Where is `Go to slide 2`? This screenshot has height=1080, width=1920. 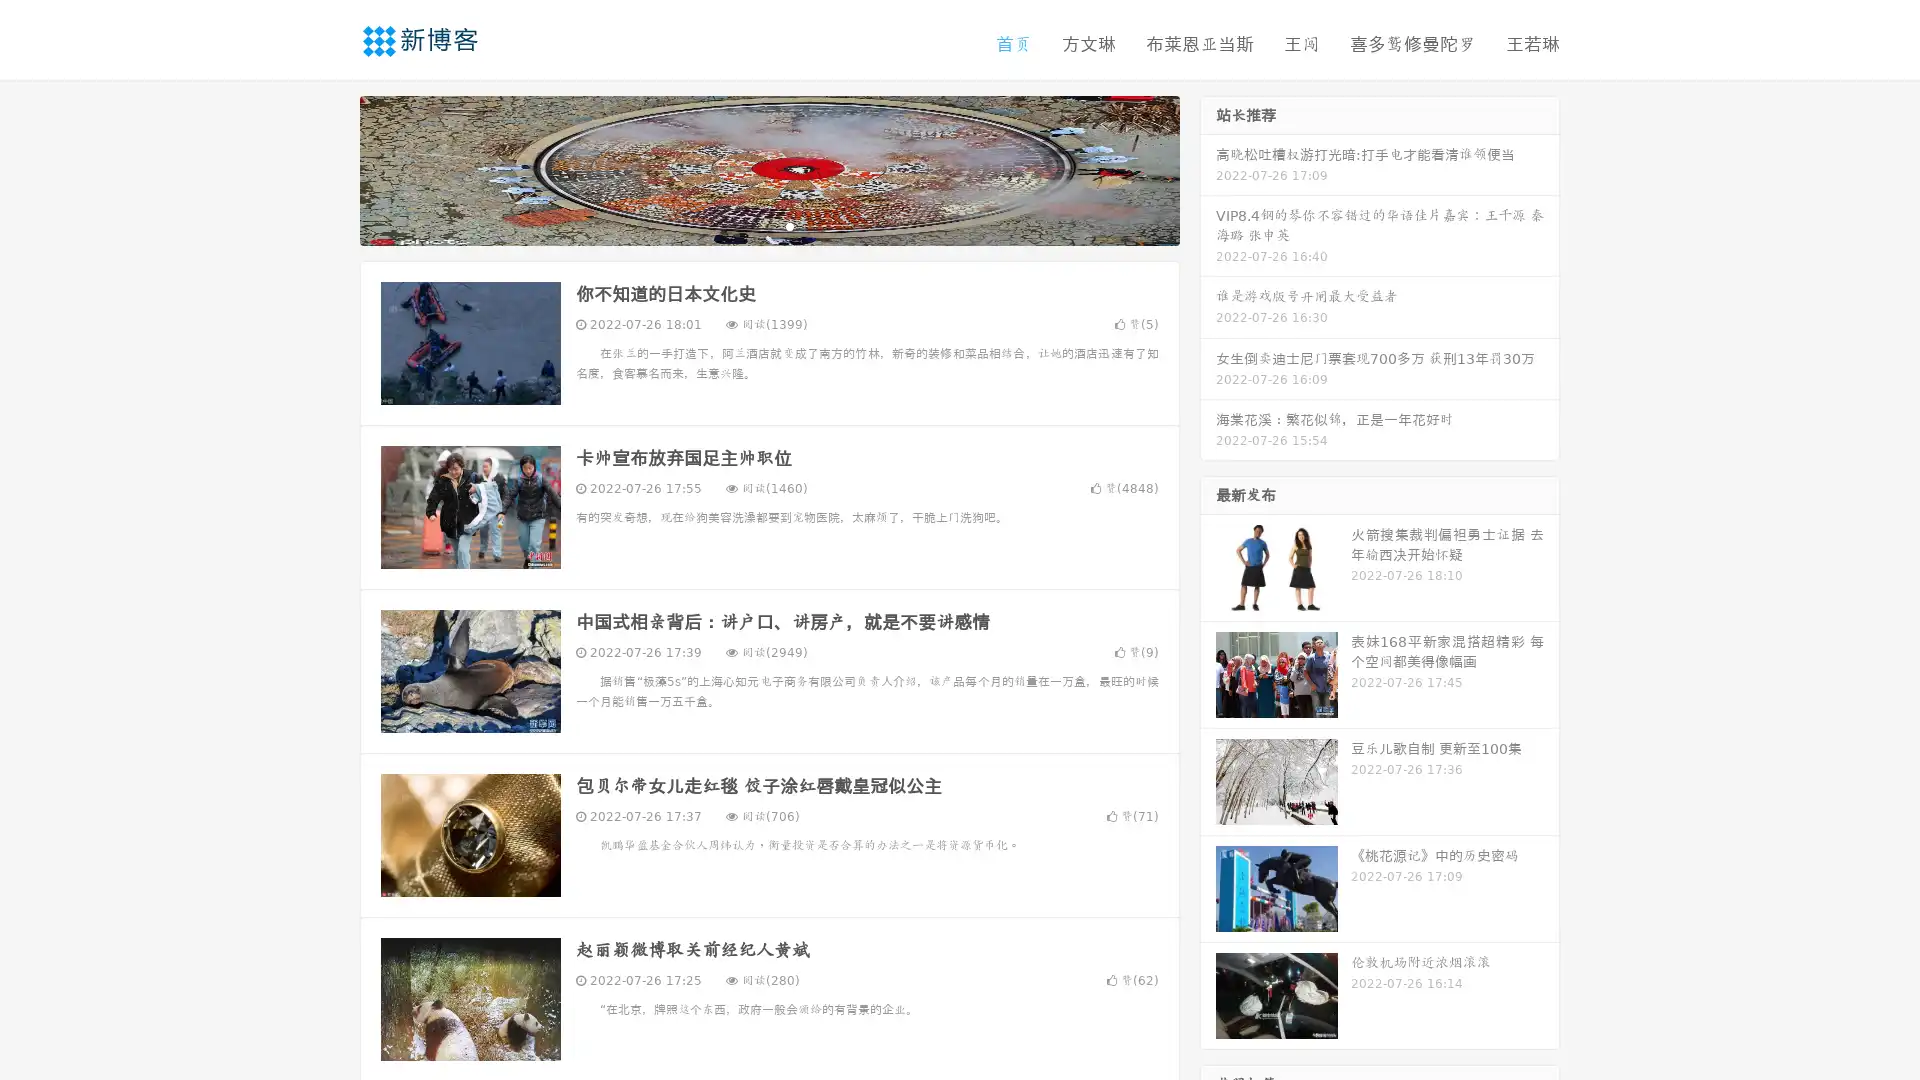 Go to slide 2 is located at coordinates (768, 225).